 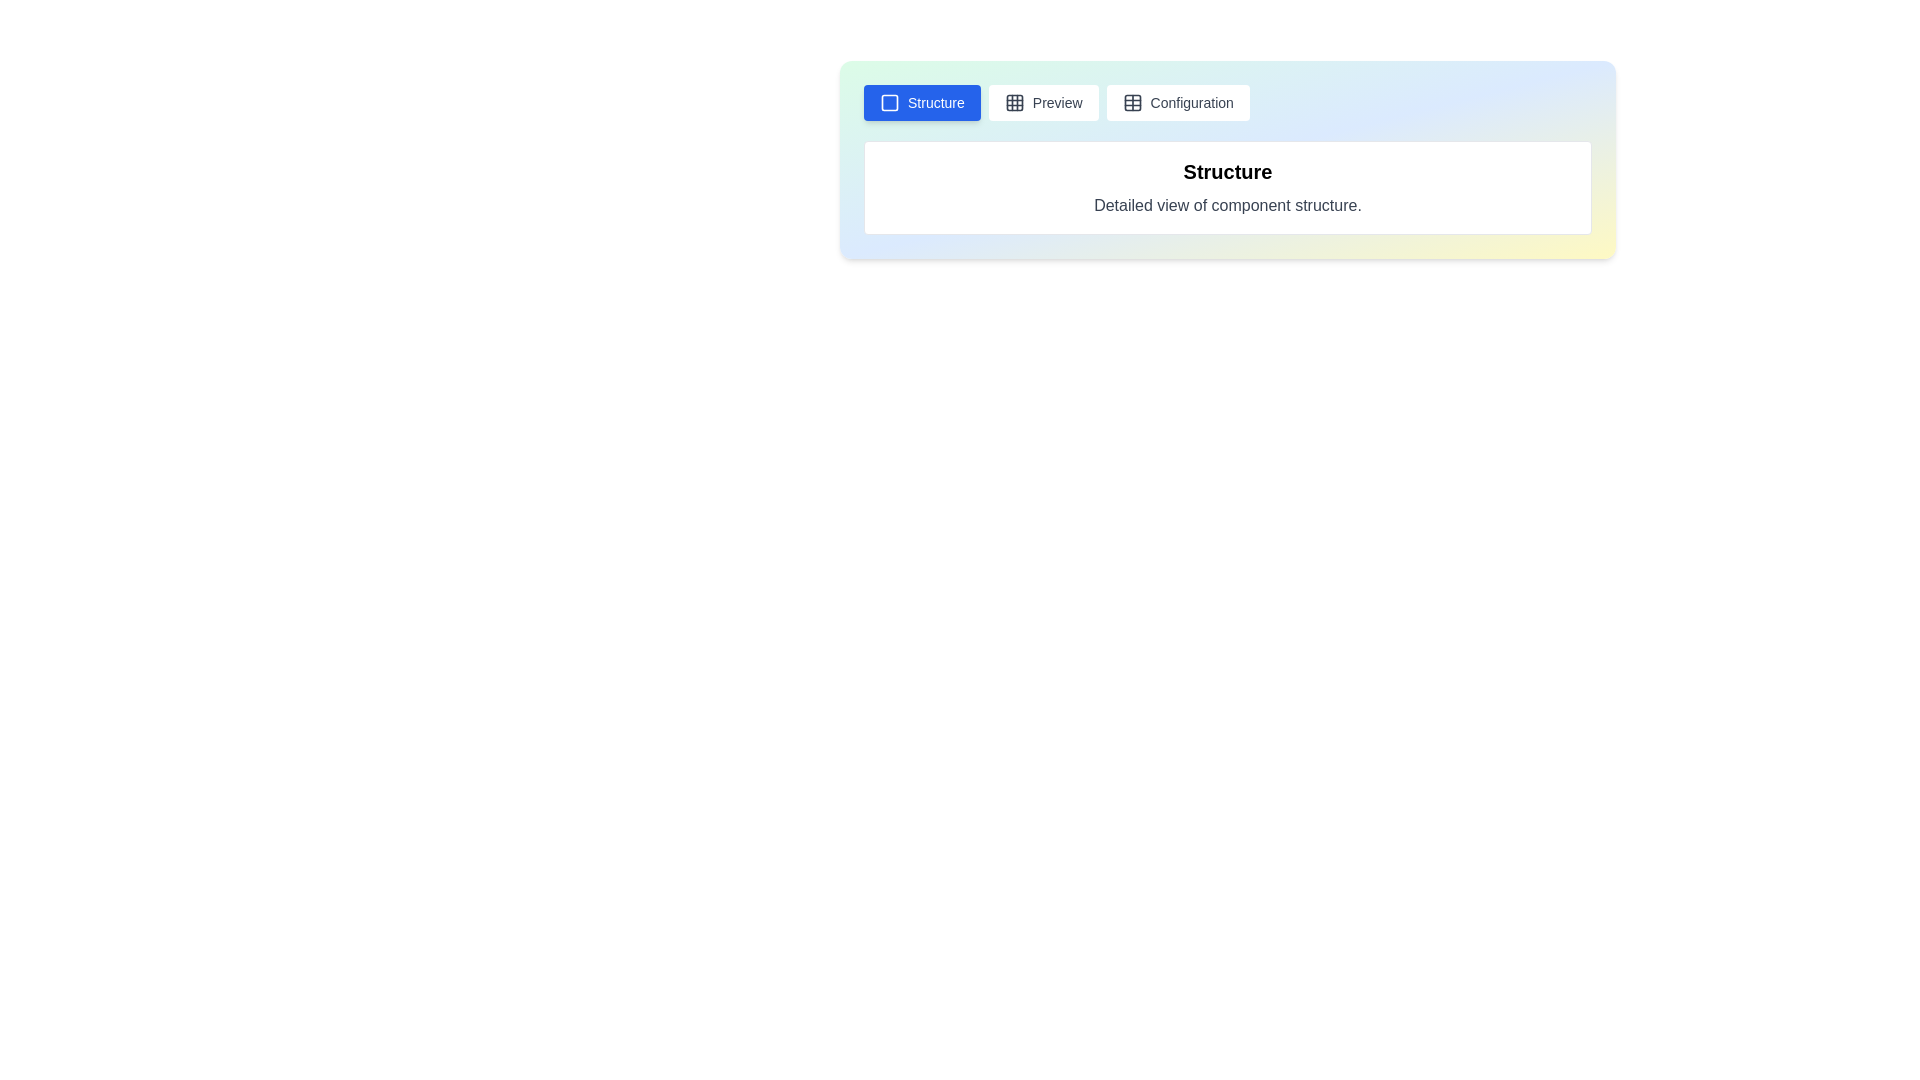 What do you see at coordinates (1177, 103) in the screenshot?
I see `the Configuration tab to observe its layout` at bounding box center [1177, 103].